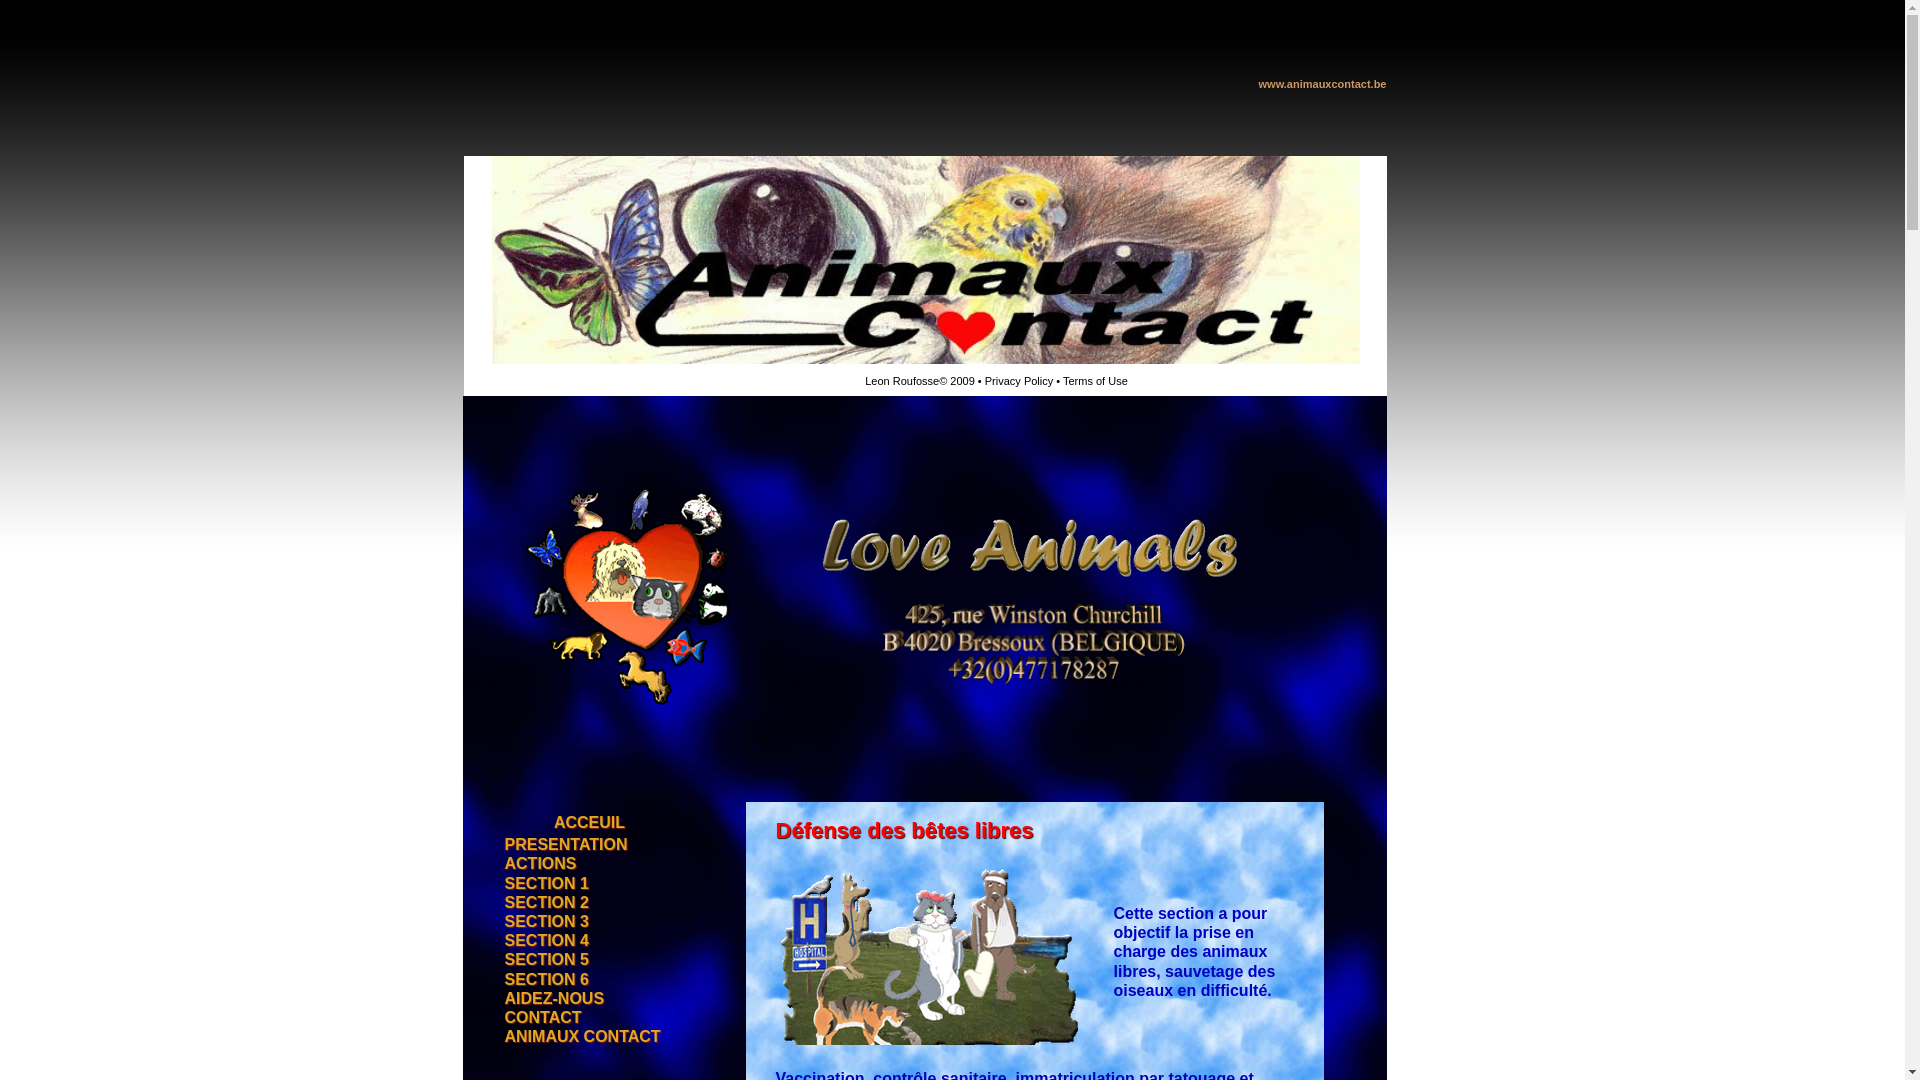 The image size is (1920, 1080). Describe the element at coordinates (583, 660) in the screenshot. I see `'En vrac'` at that location.